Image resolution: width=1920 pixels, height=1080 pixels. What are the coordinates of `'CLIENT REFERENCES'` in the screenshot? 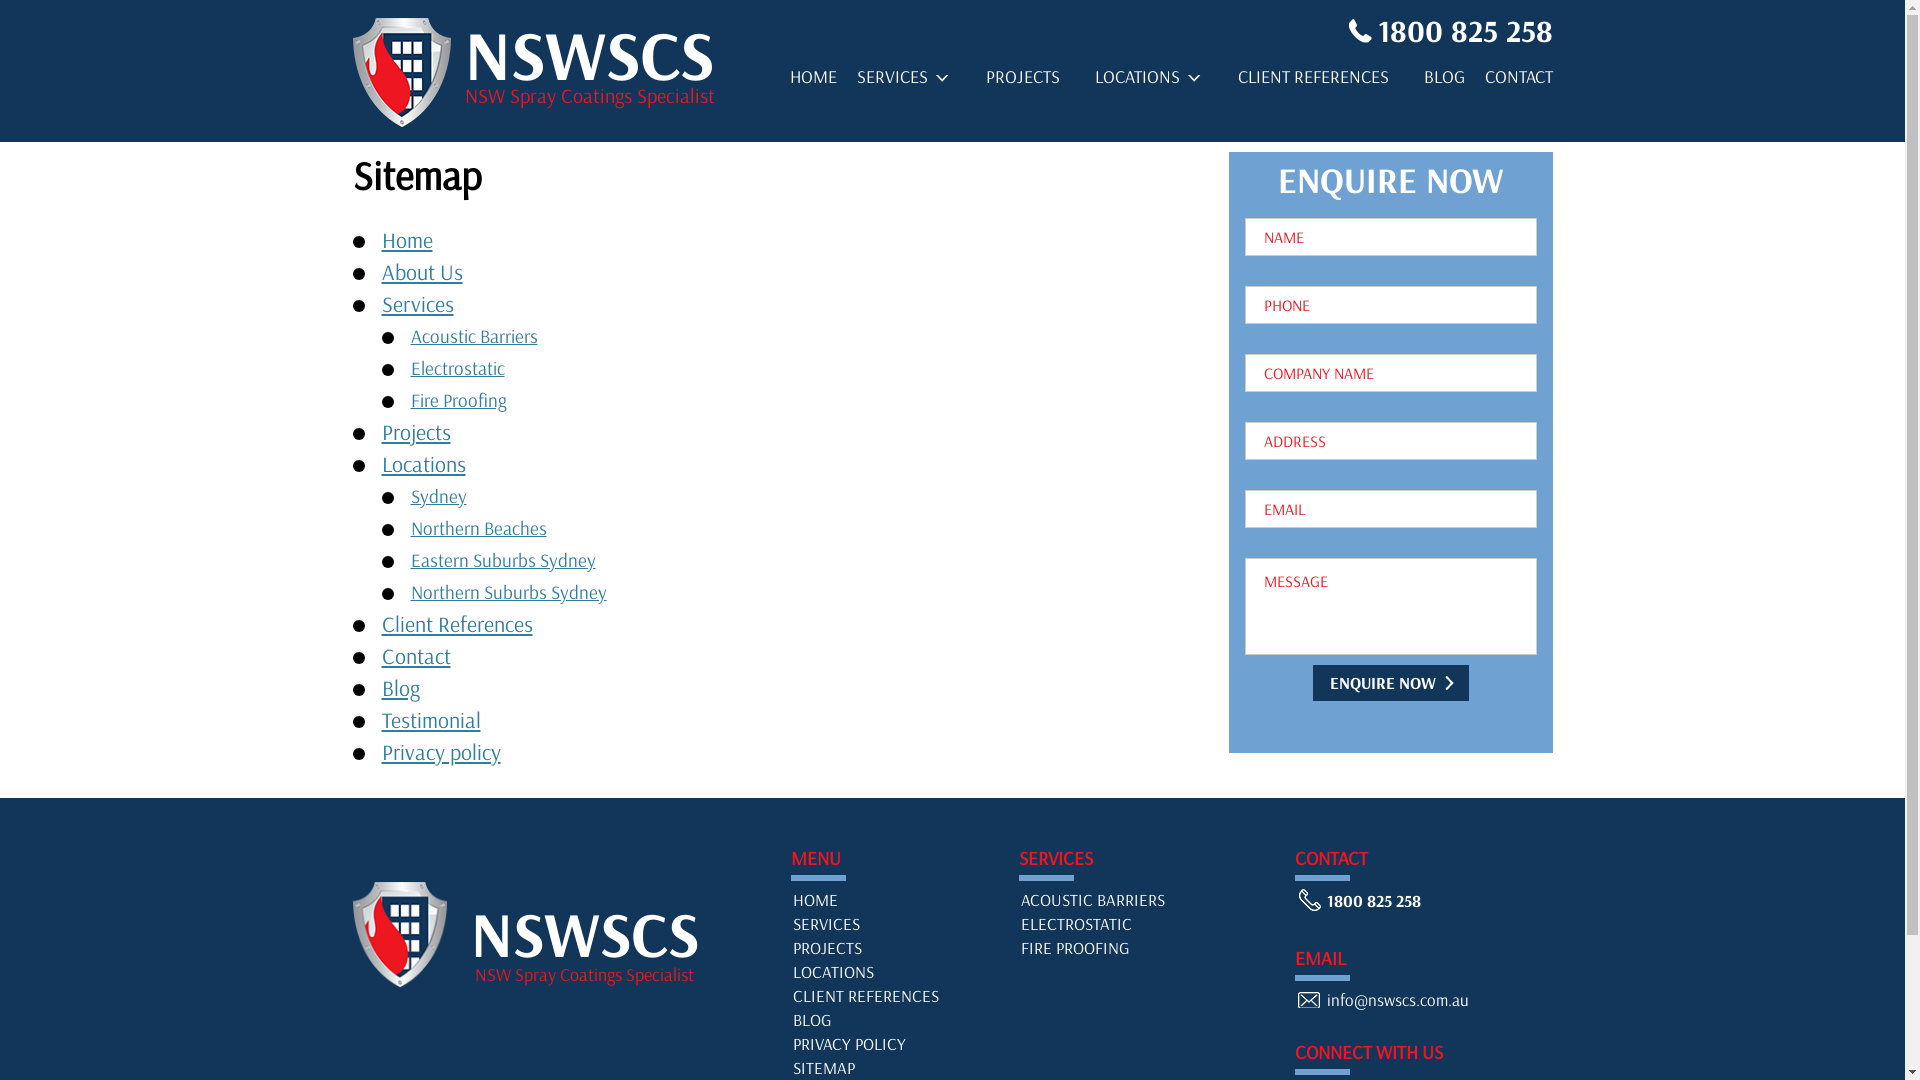 It's located at (791, 995).